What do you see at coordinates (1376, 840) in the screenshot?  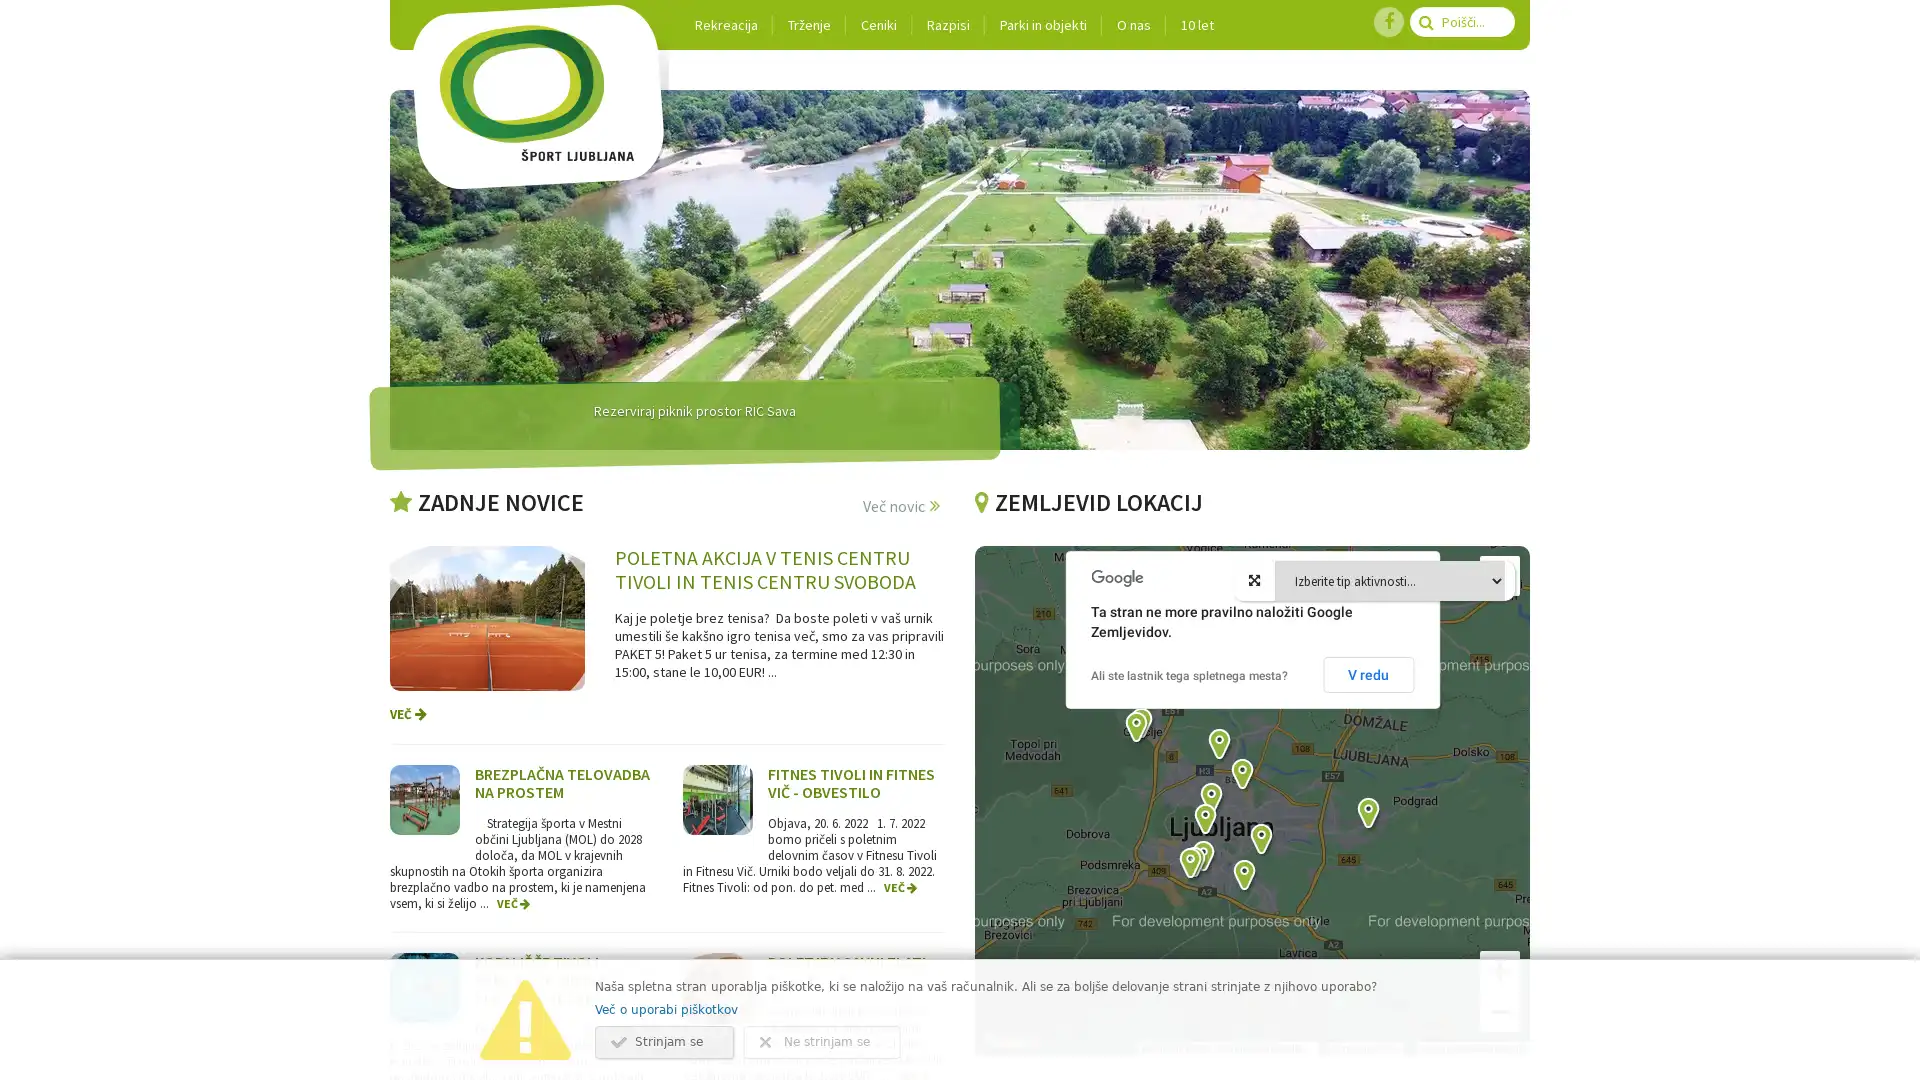 I see `Kako do nas?` at bounding box center [1376, 840].